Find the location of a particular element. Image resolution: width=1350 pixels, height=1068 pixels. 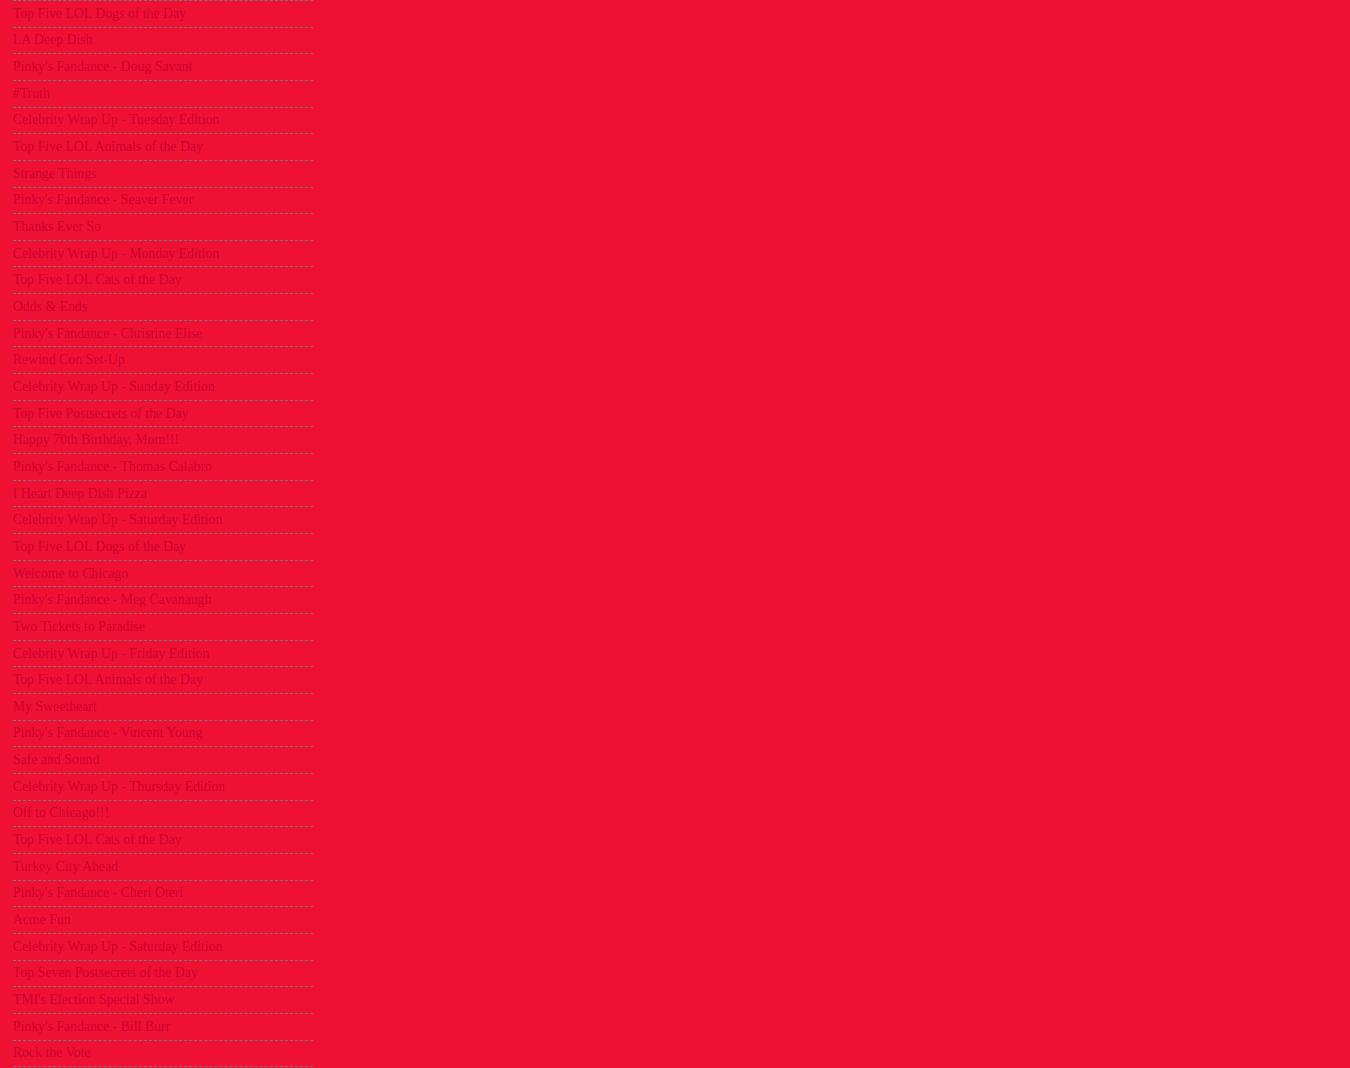

'Pinky's Fandance - Meg Cavanaugh' is located at coordinates (111, 598).